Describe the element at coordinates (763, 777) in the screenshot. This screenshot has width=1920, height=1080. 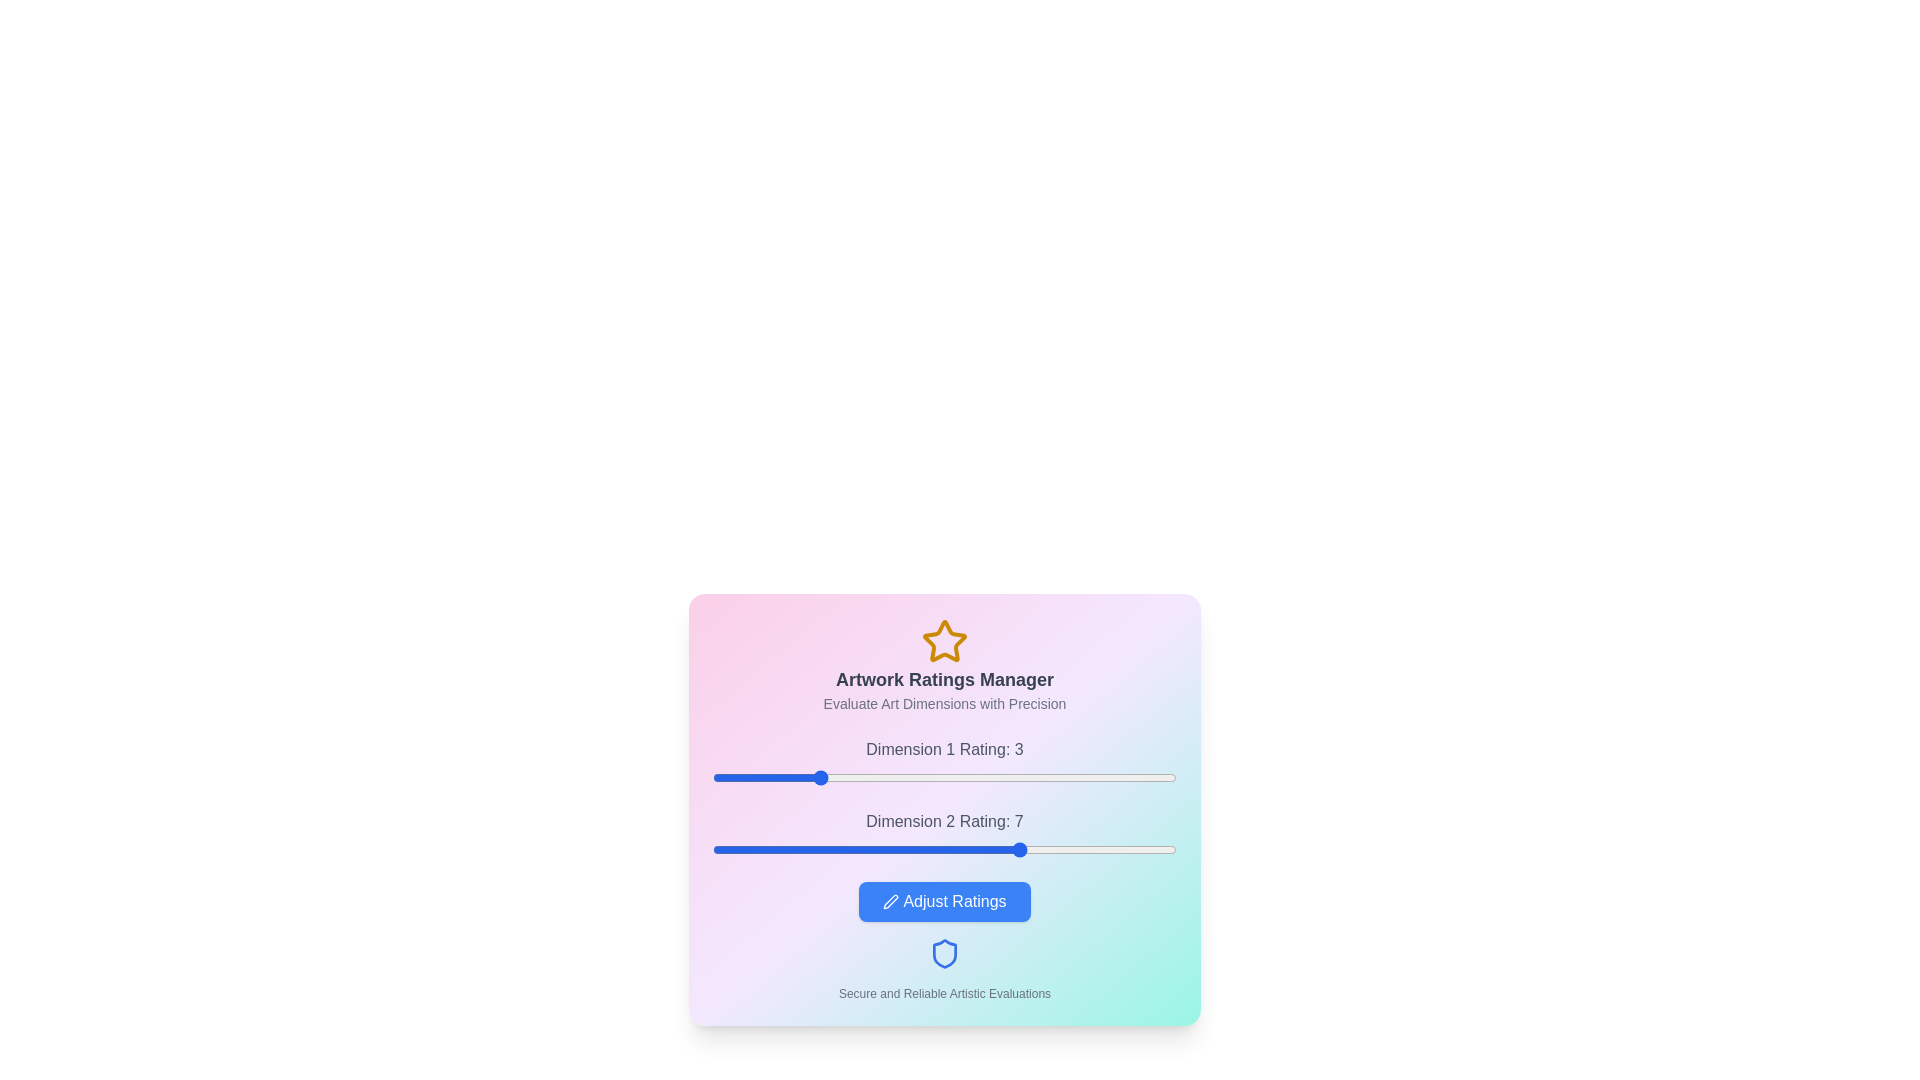
I see `the first dimension rating to 2 by moving the slider` at that location.